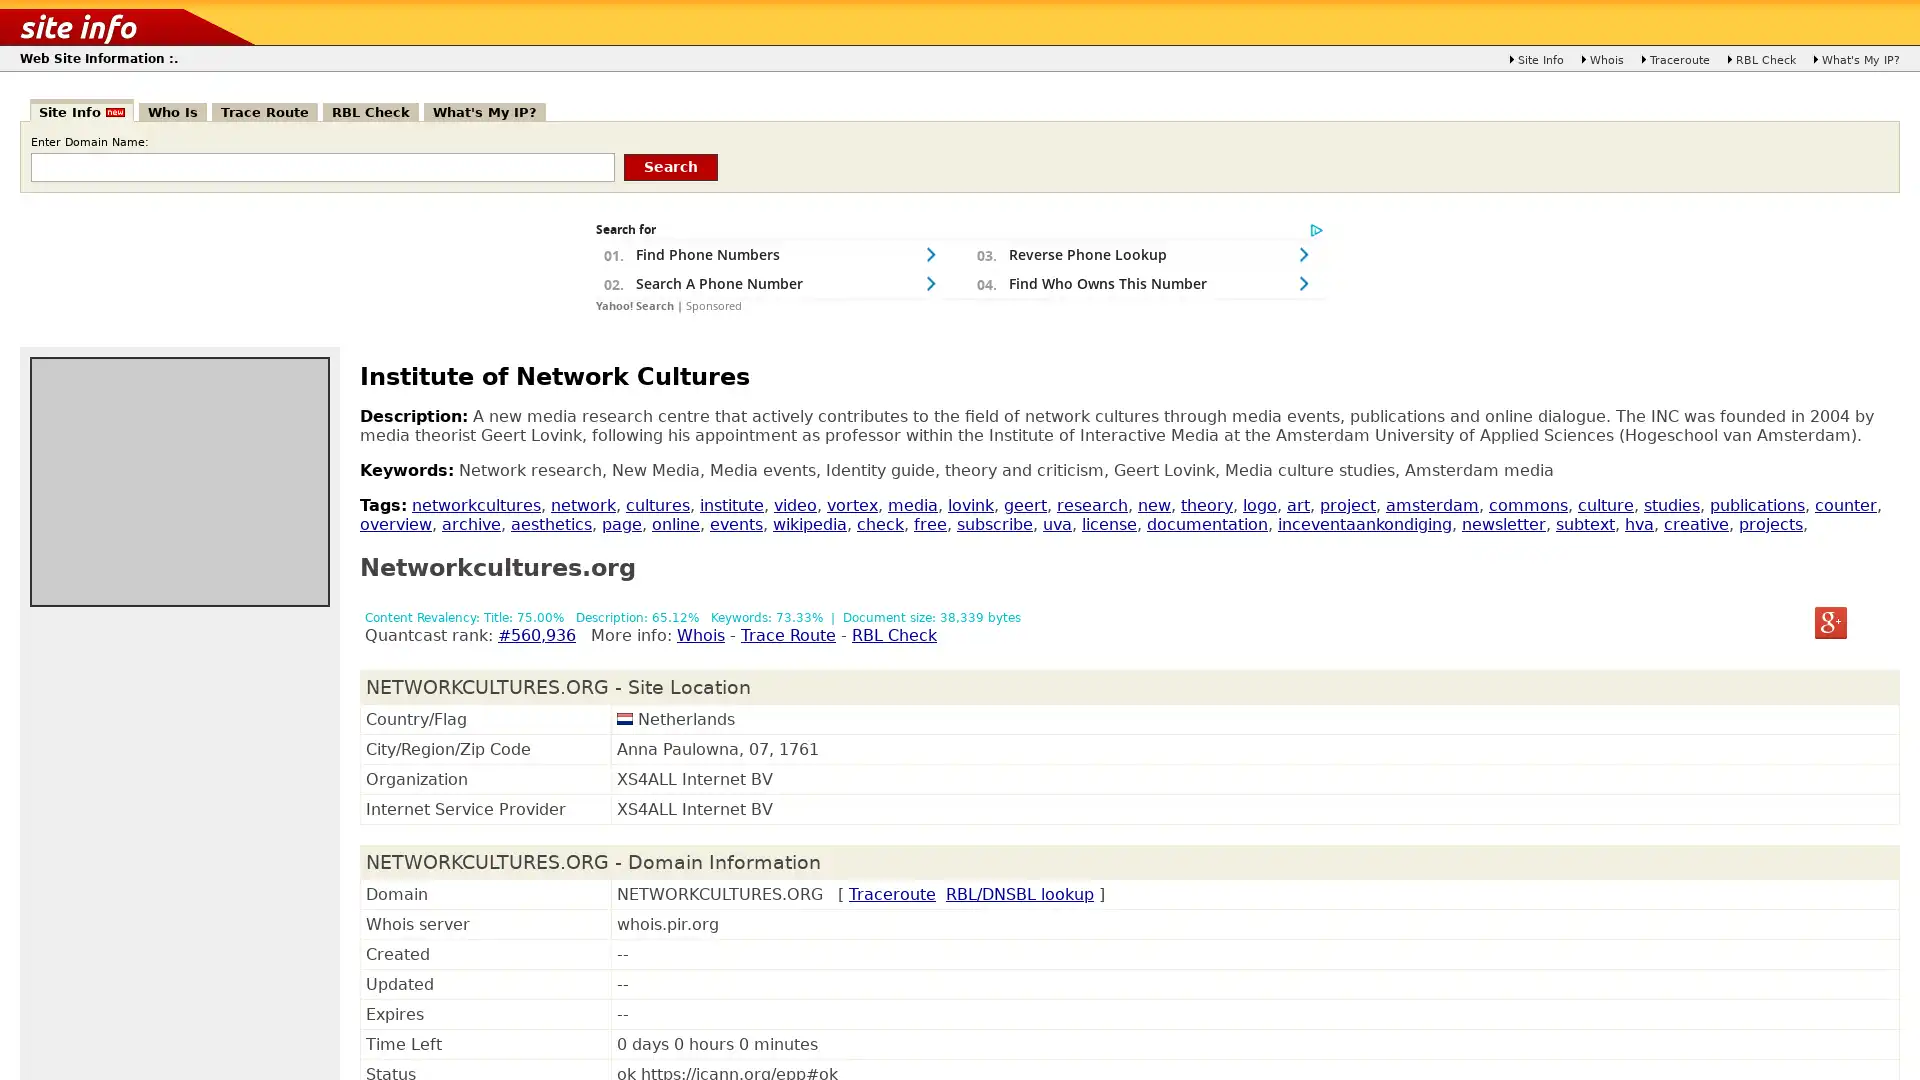 The image size is (1920, 1080). I want to click on Search, so click(671, 165).